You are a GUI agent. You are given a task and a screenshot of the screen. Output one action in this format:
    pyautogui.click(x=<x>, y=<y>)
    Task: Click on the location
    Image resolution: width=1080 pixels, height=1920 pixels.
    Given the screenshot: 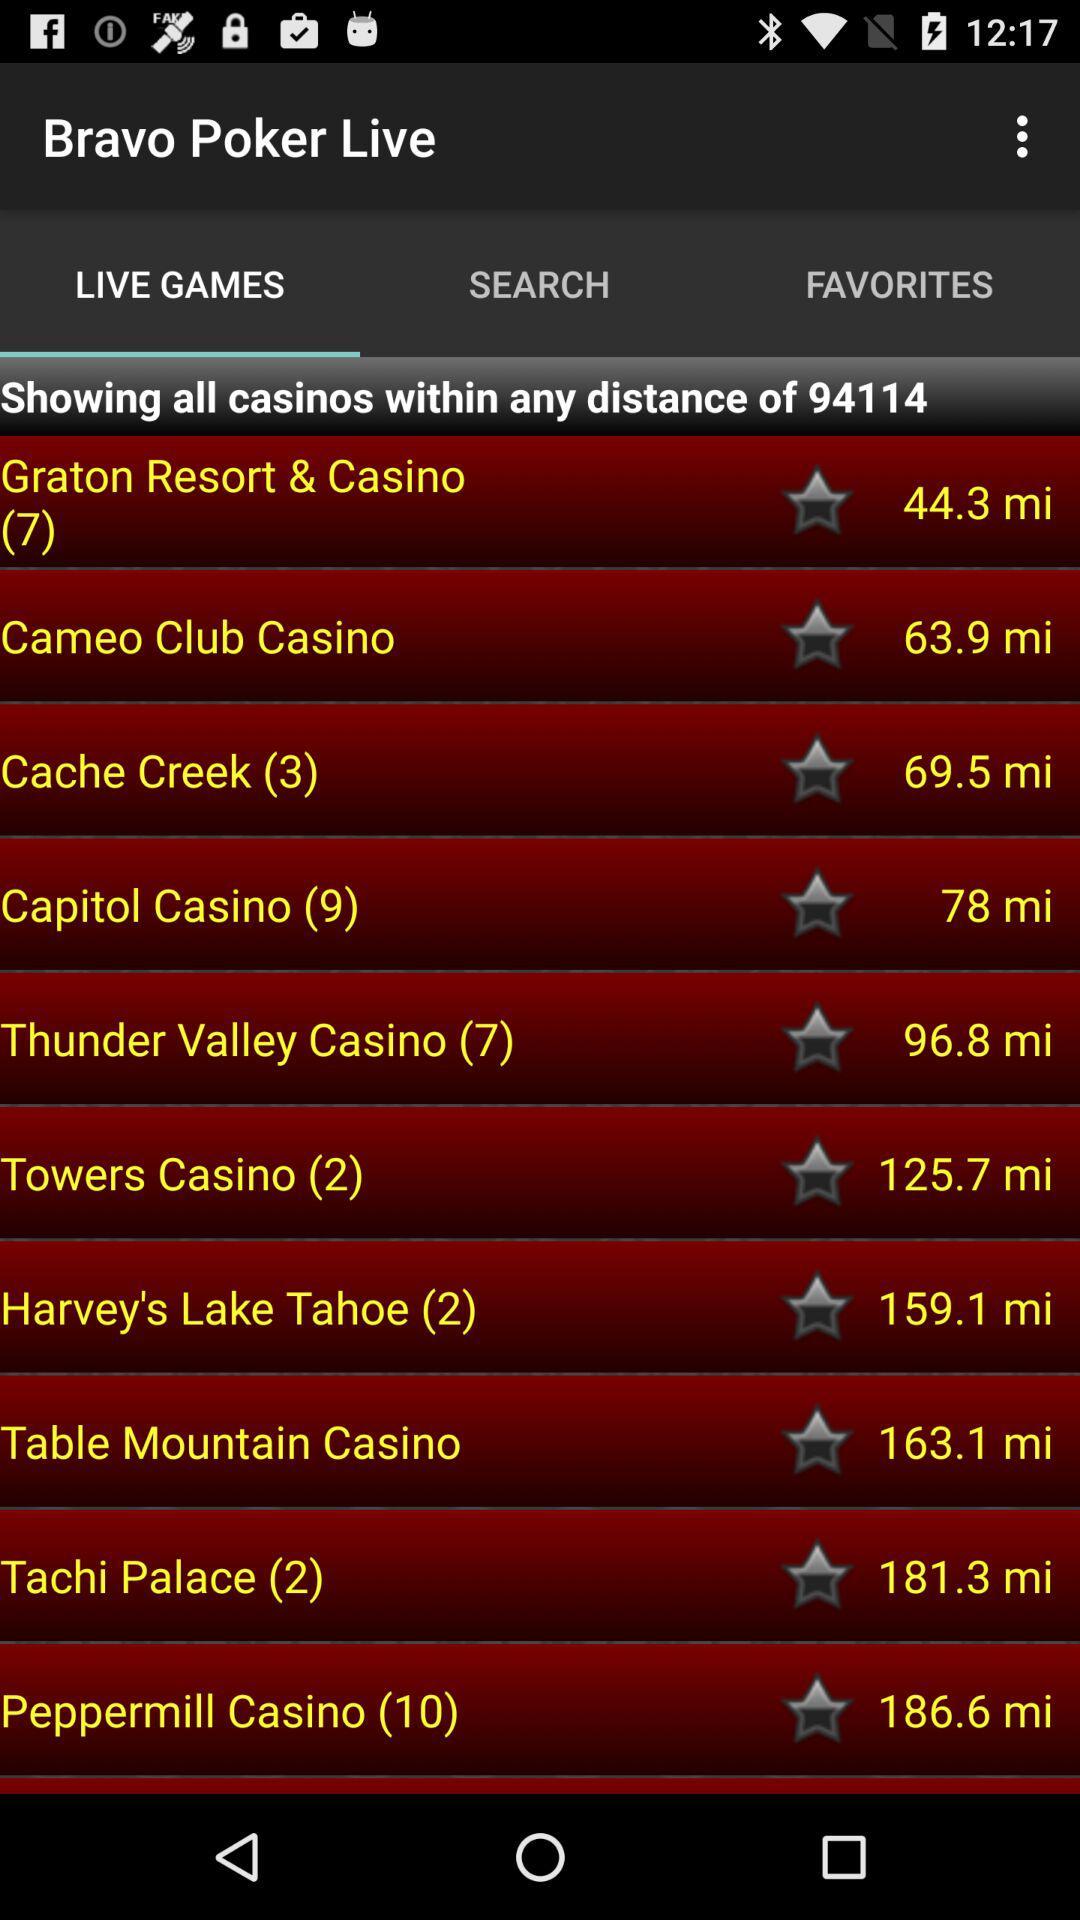 What is the action you would take?
    pyautogui.click(x=817, y=903)
    